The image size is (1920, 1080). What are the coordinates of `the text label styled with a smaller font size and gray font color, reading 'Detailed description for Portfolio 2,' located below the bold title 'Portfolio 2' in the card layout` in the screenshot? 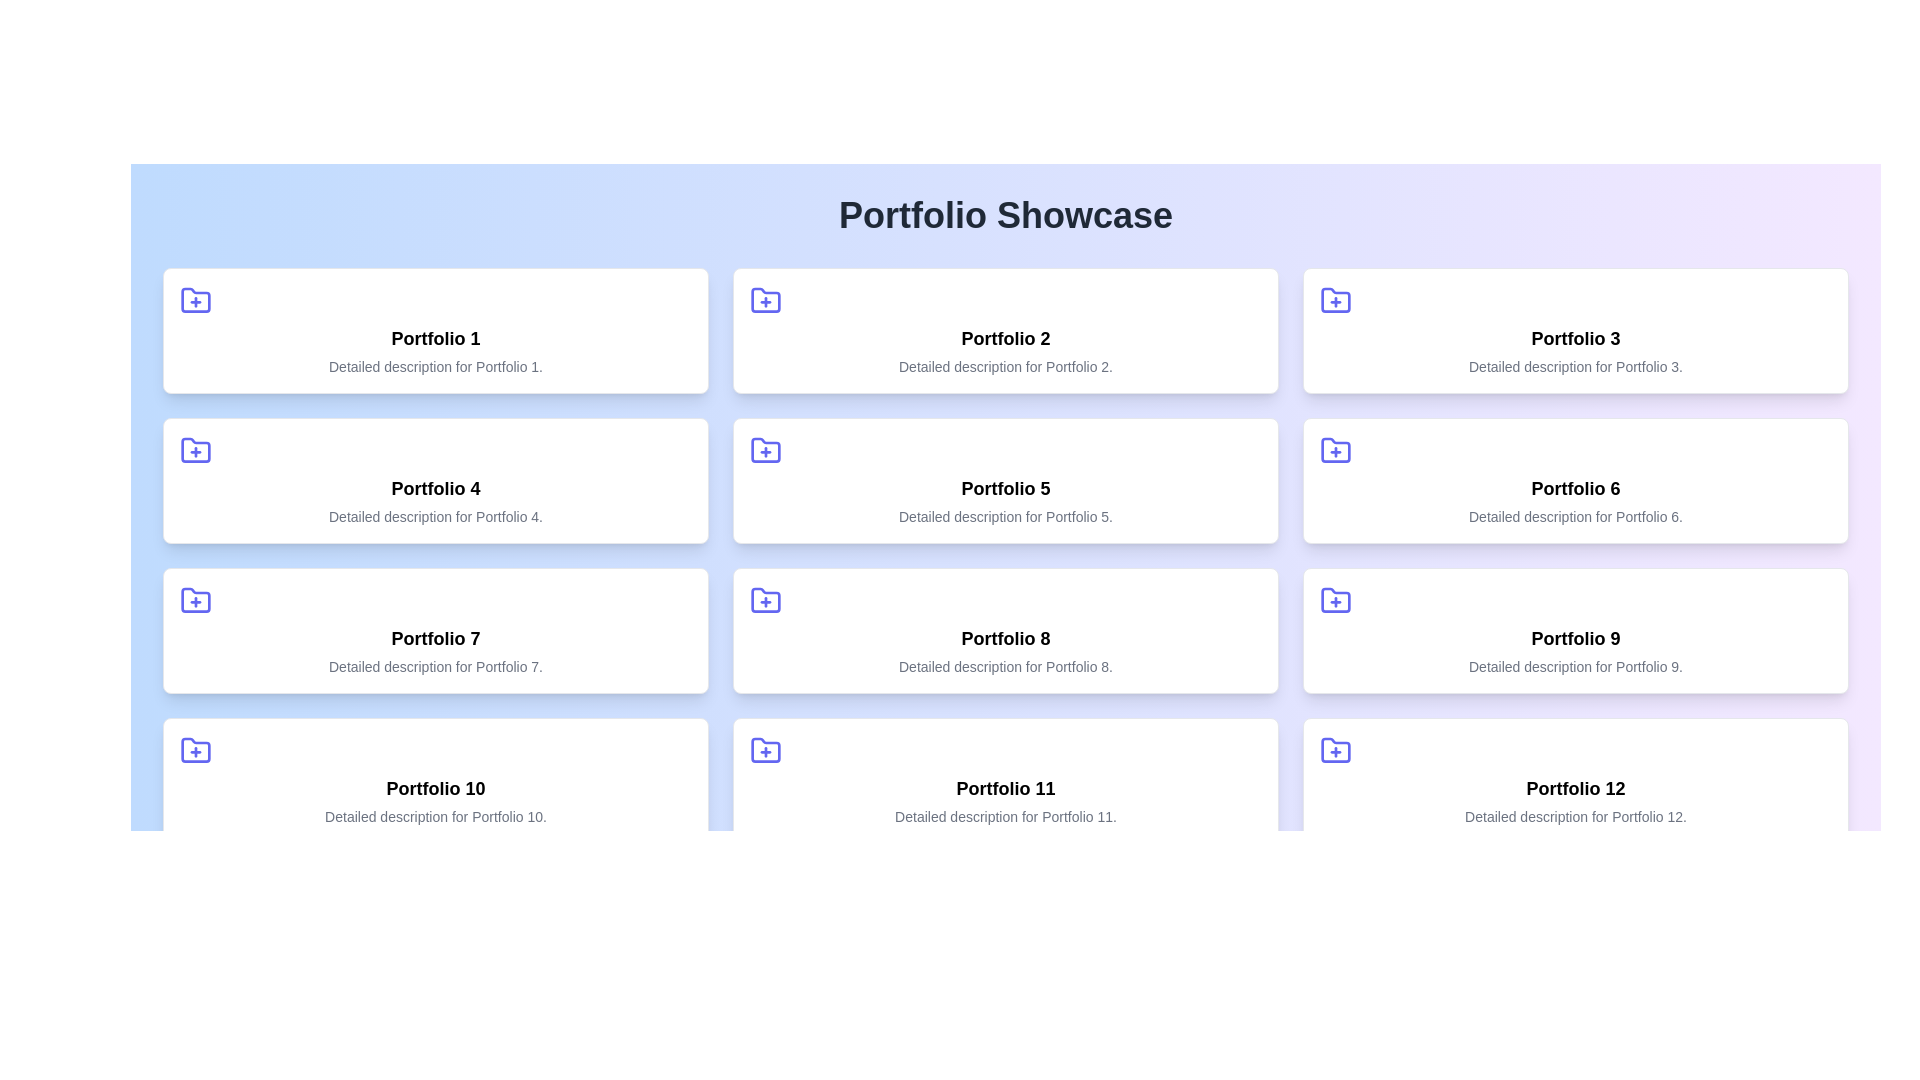 It's located at (1006, 366).